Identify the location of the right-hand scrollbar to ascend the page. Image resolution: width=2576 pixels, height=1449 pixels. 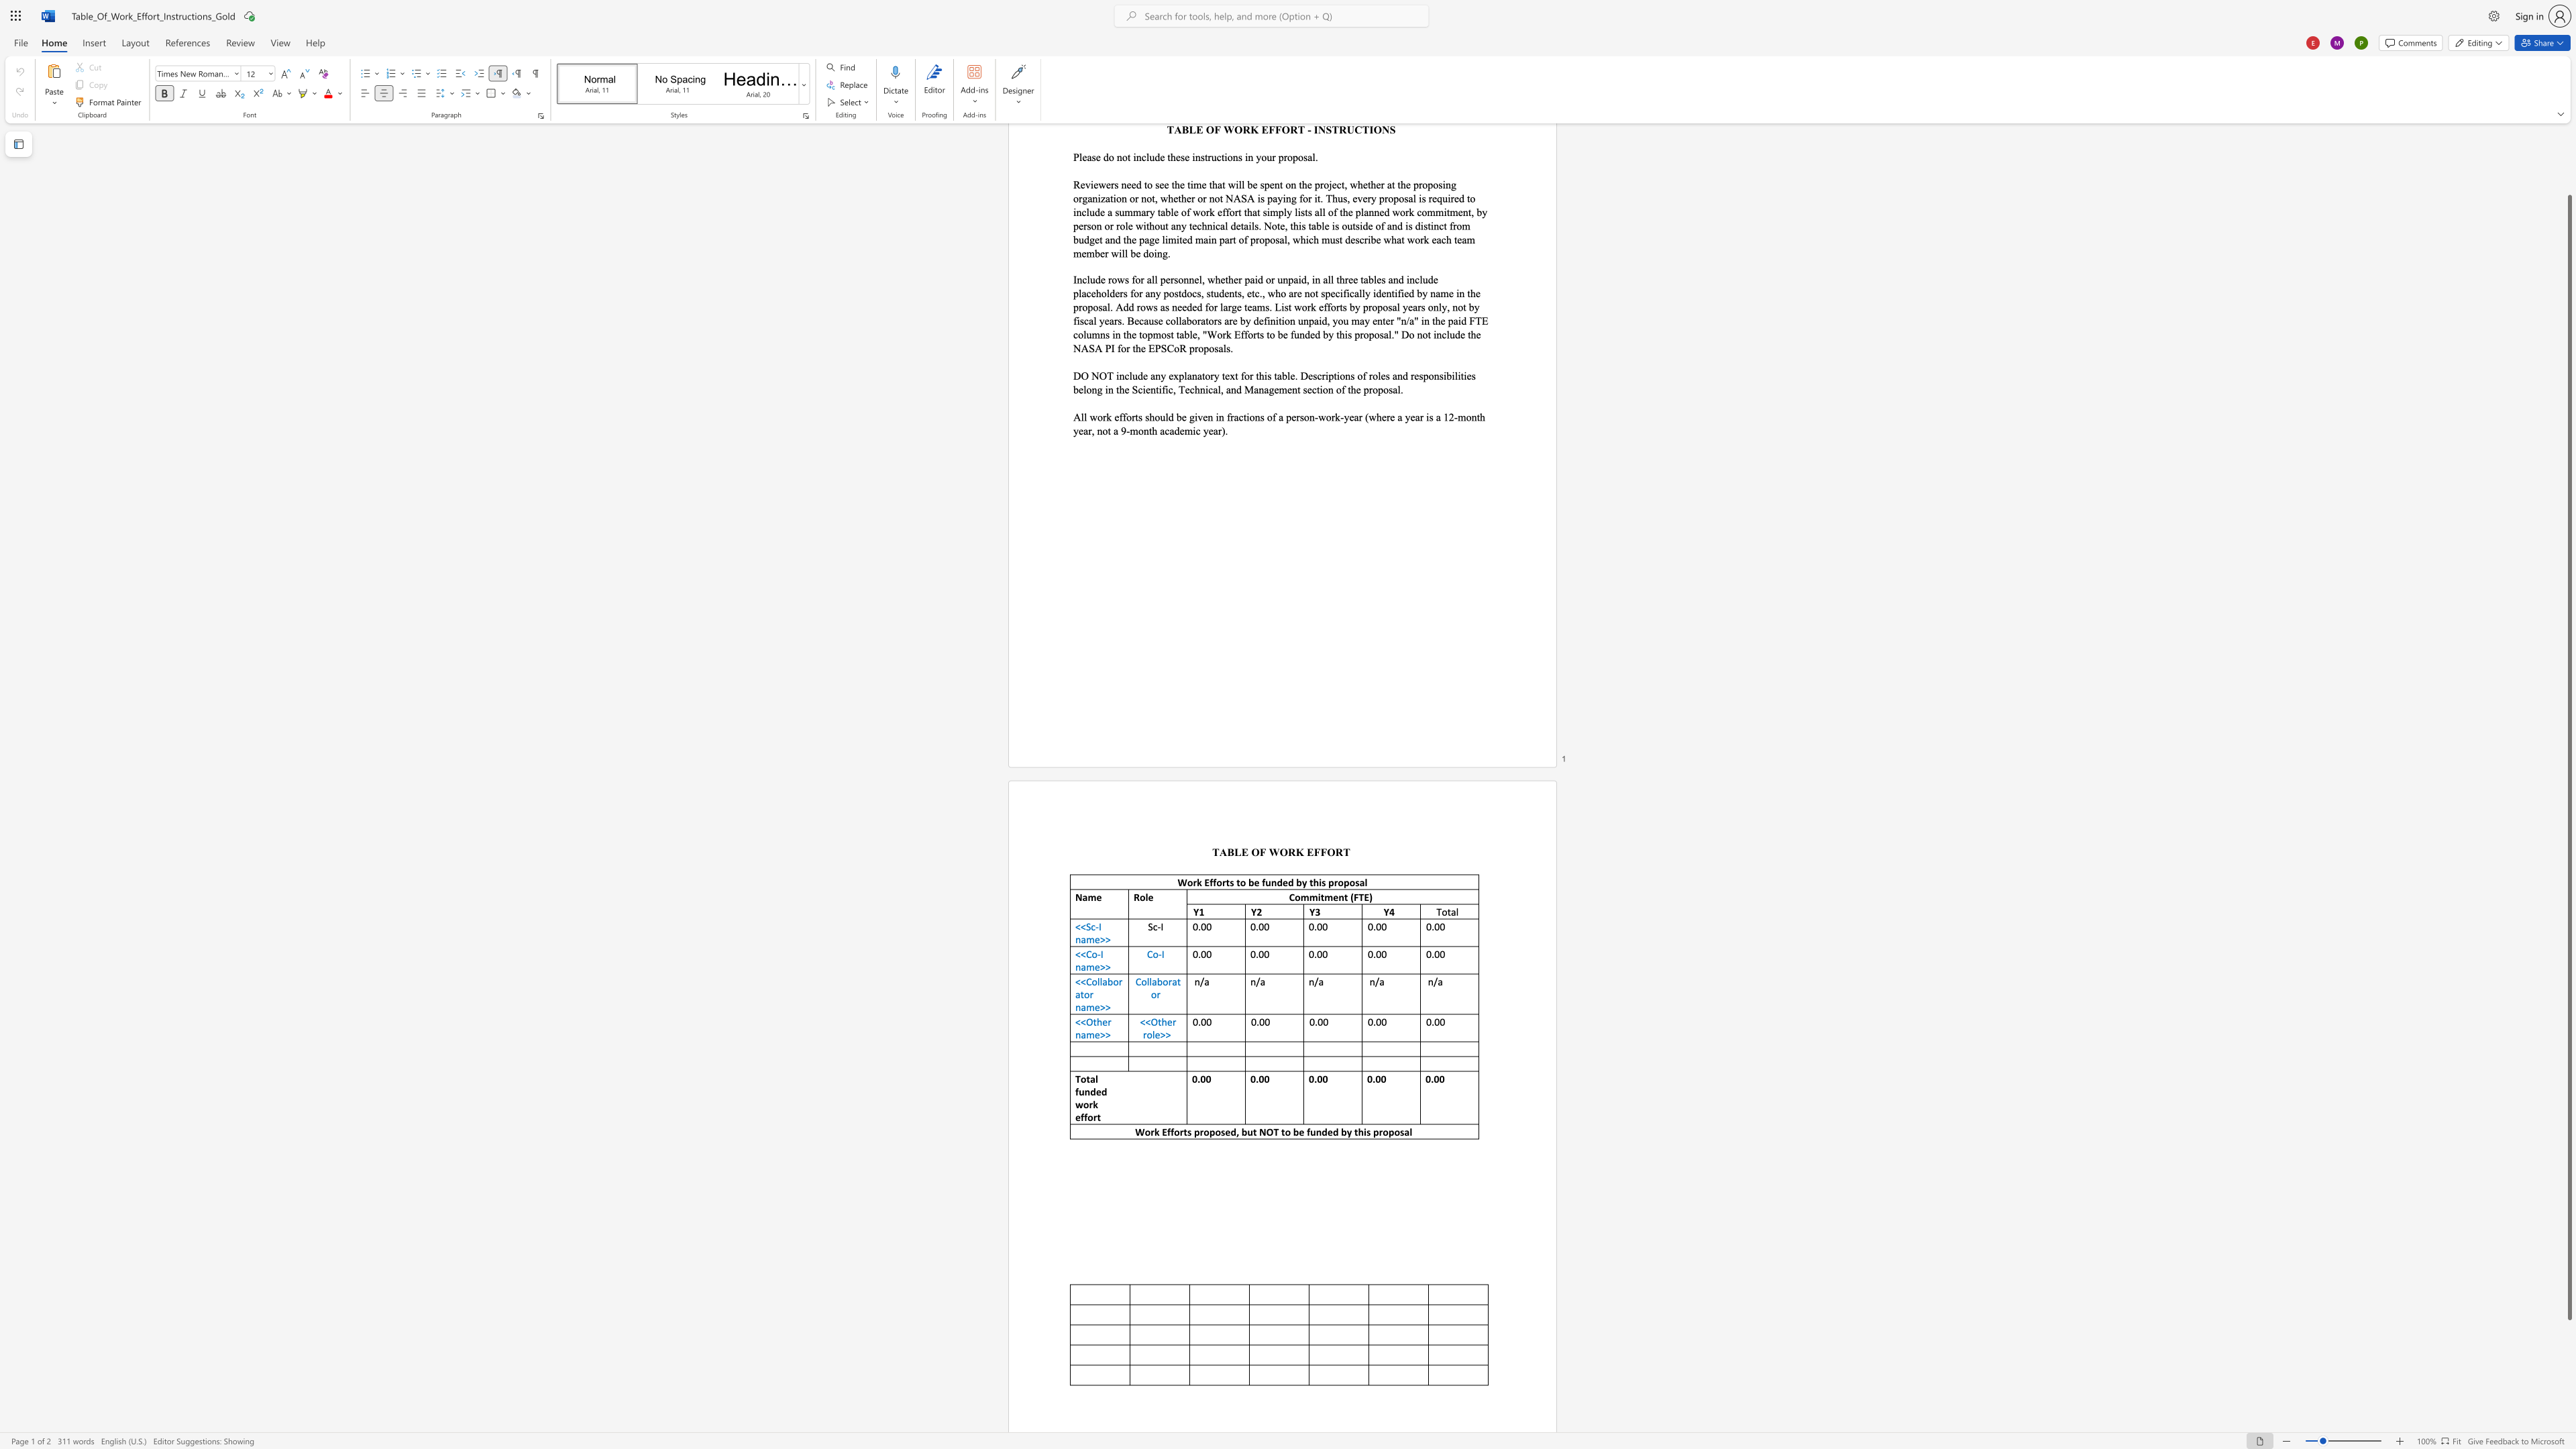
(2568, 154).